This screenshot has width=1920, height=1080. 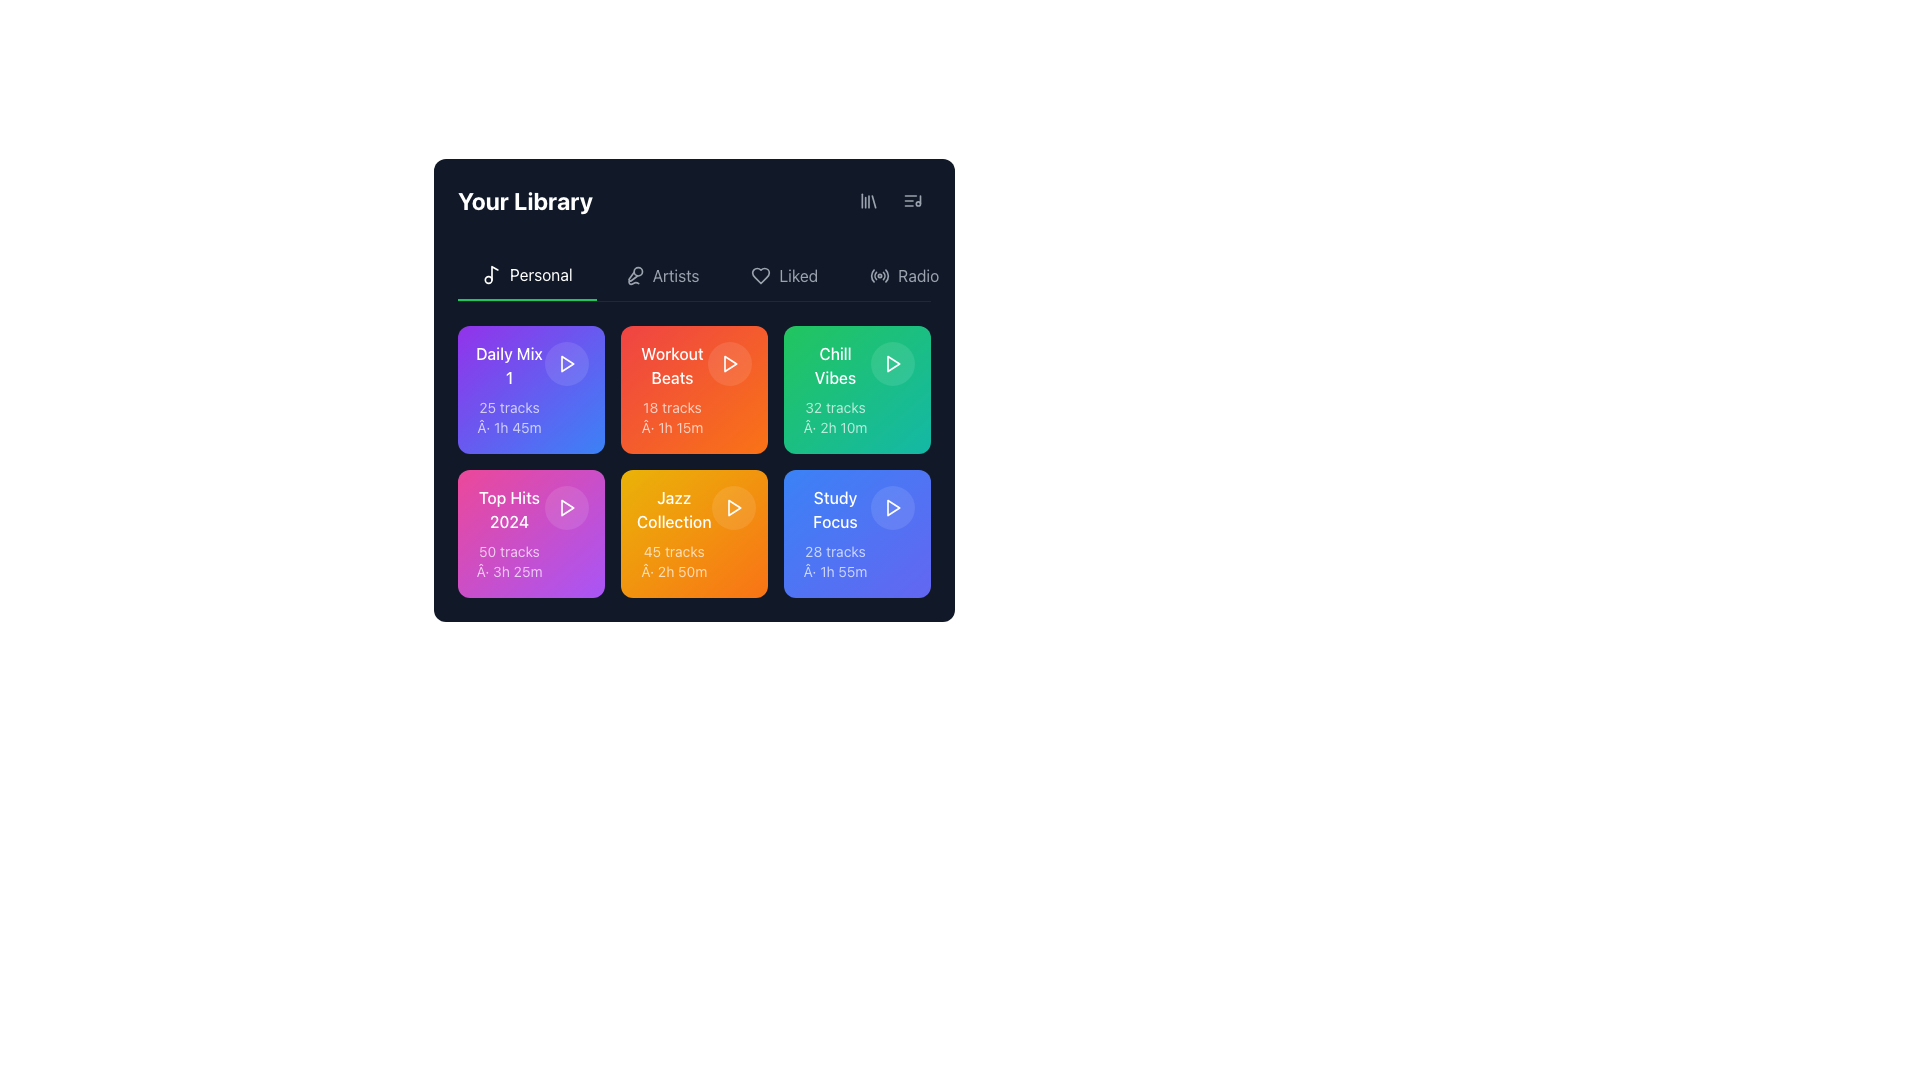 I want to click on the 'Radio' label in the navigation menu, which is displayed in light gray against a dark background and is located at the far right of the menu, so click(x=917, y=276).